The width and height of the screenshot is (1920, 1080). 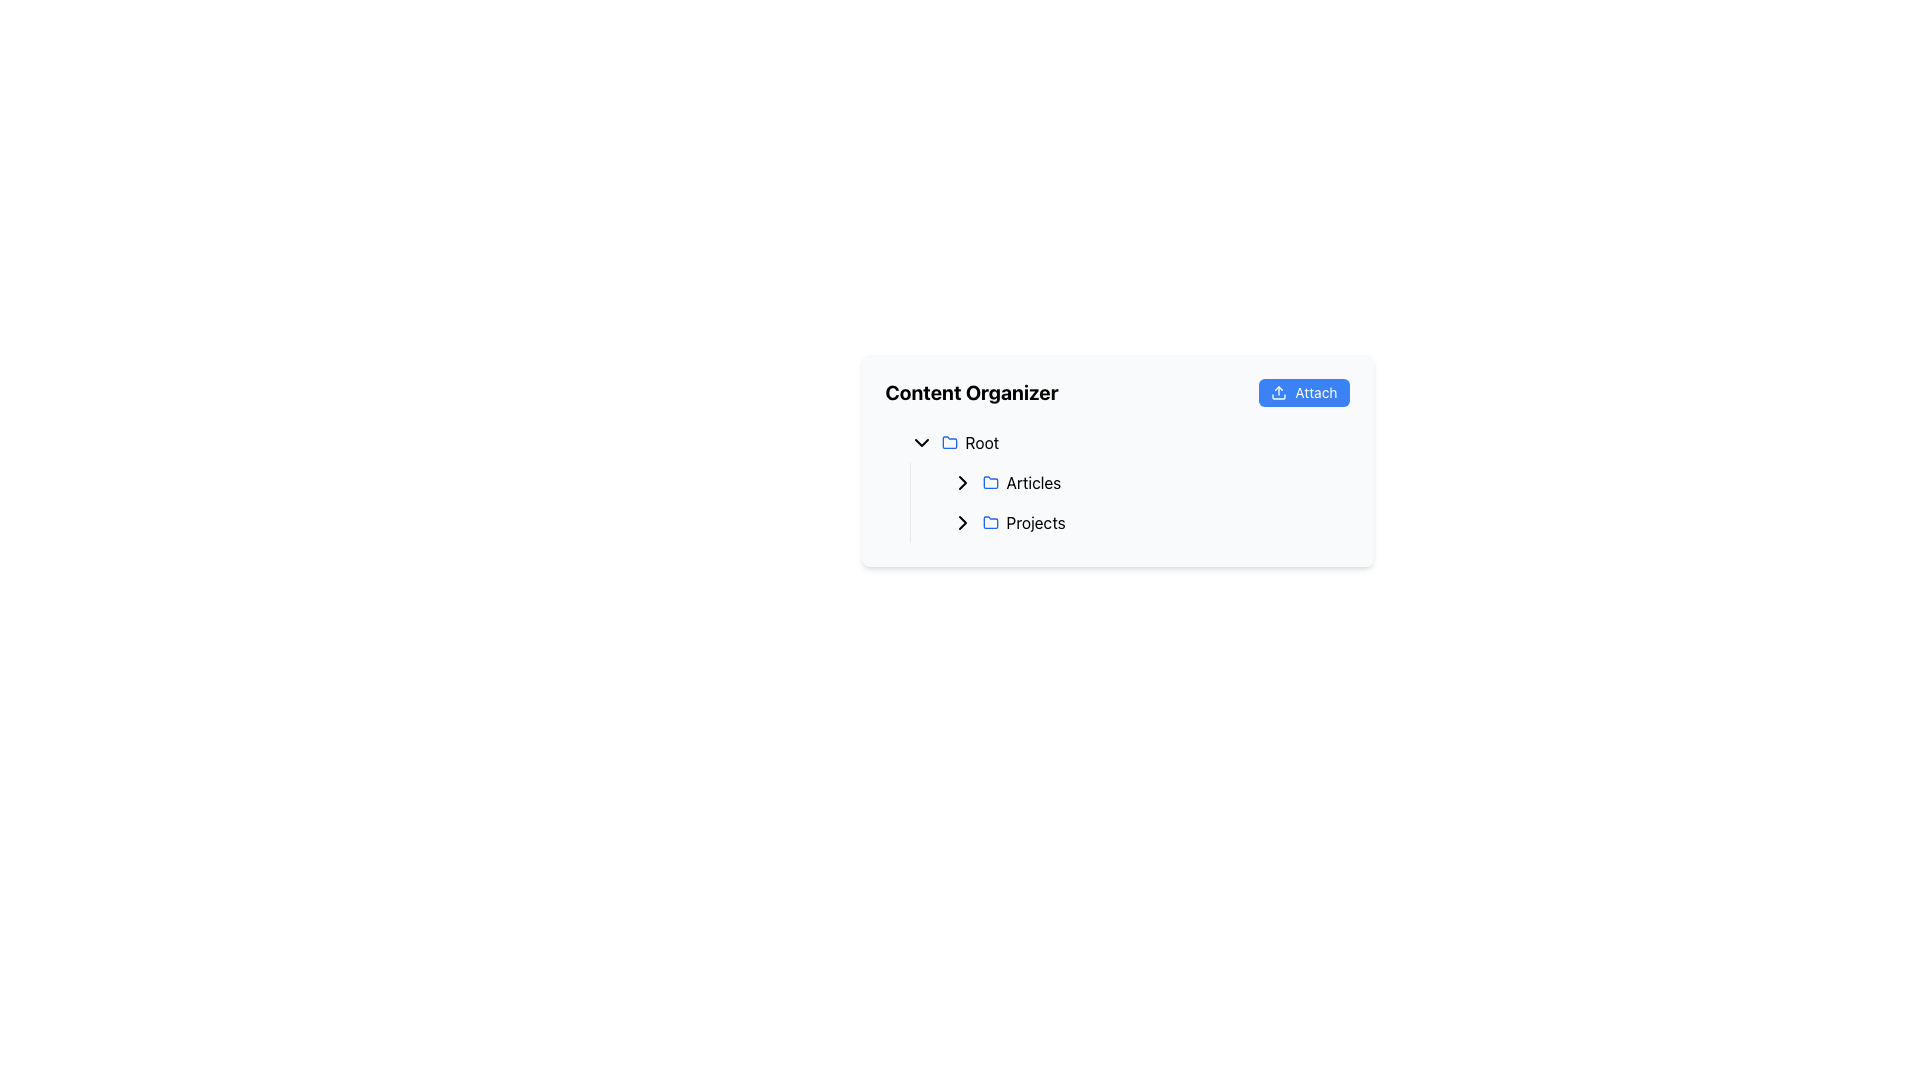 I want to click on the folder icon located to the immediate left of the 'Root' text label, so click(x=948, y=441).